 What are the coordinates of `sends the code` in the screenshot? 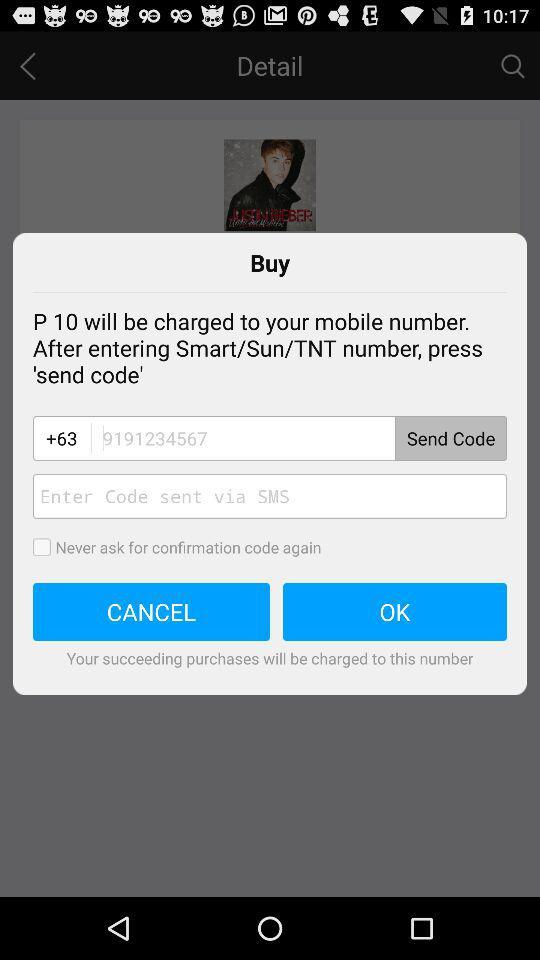 It's located at (297, 438).